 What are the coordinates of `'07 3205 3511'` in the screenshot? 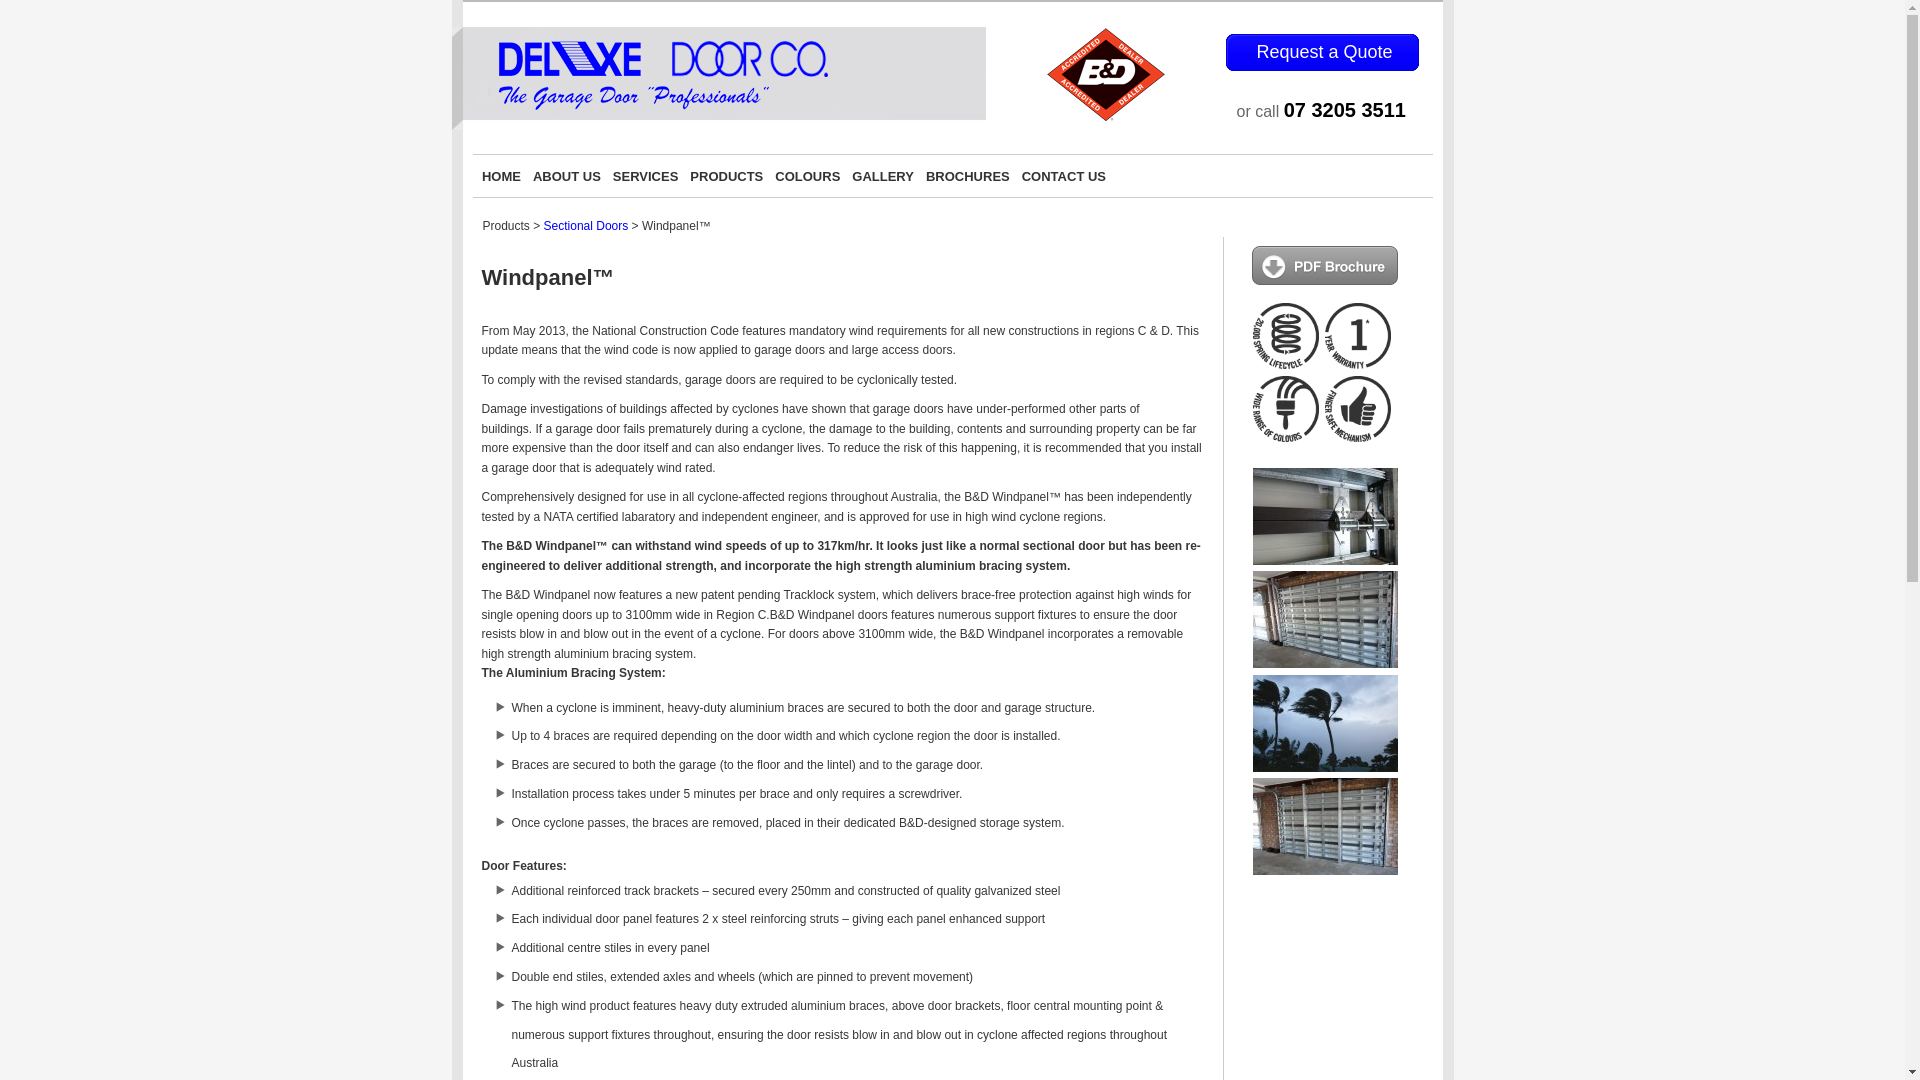 It's located at (1283, 110).